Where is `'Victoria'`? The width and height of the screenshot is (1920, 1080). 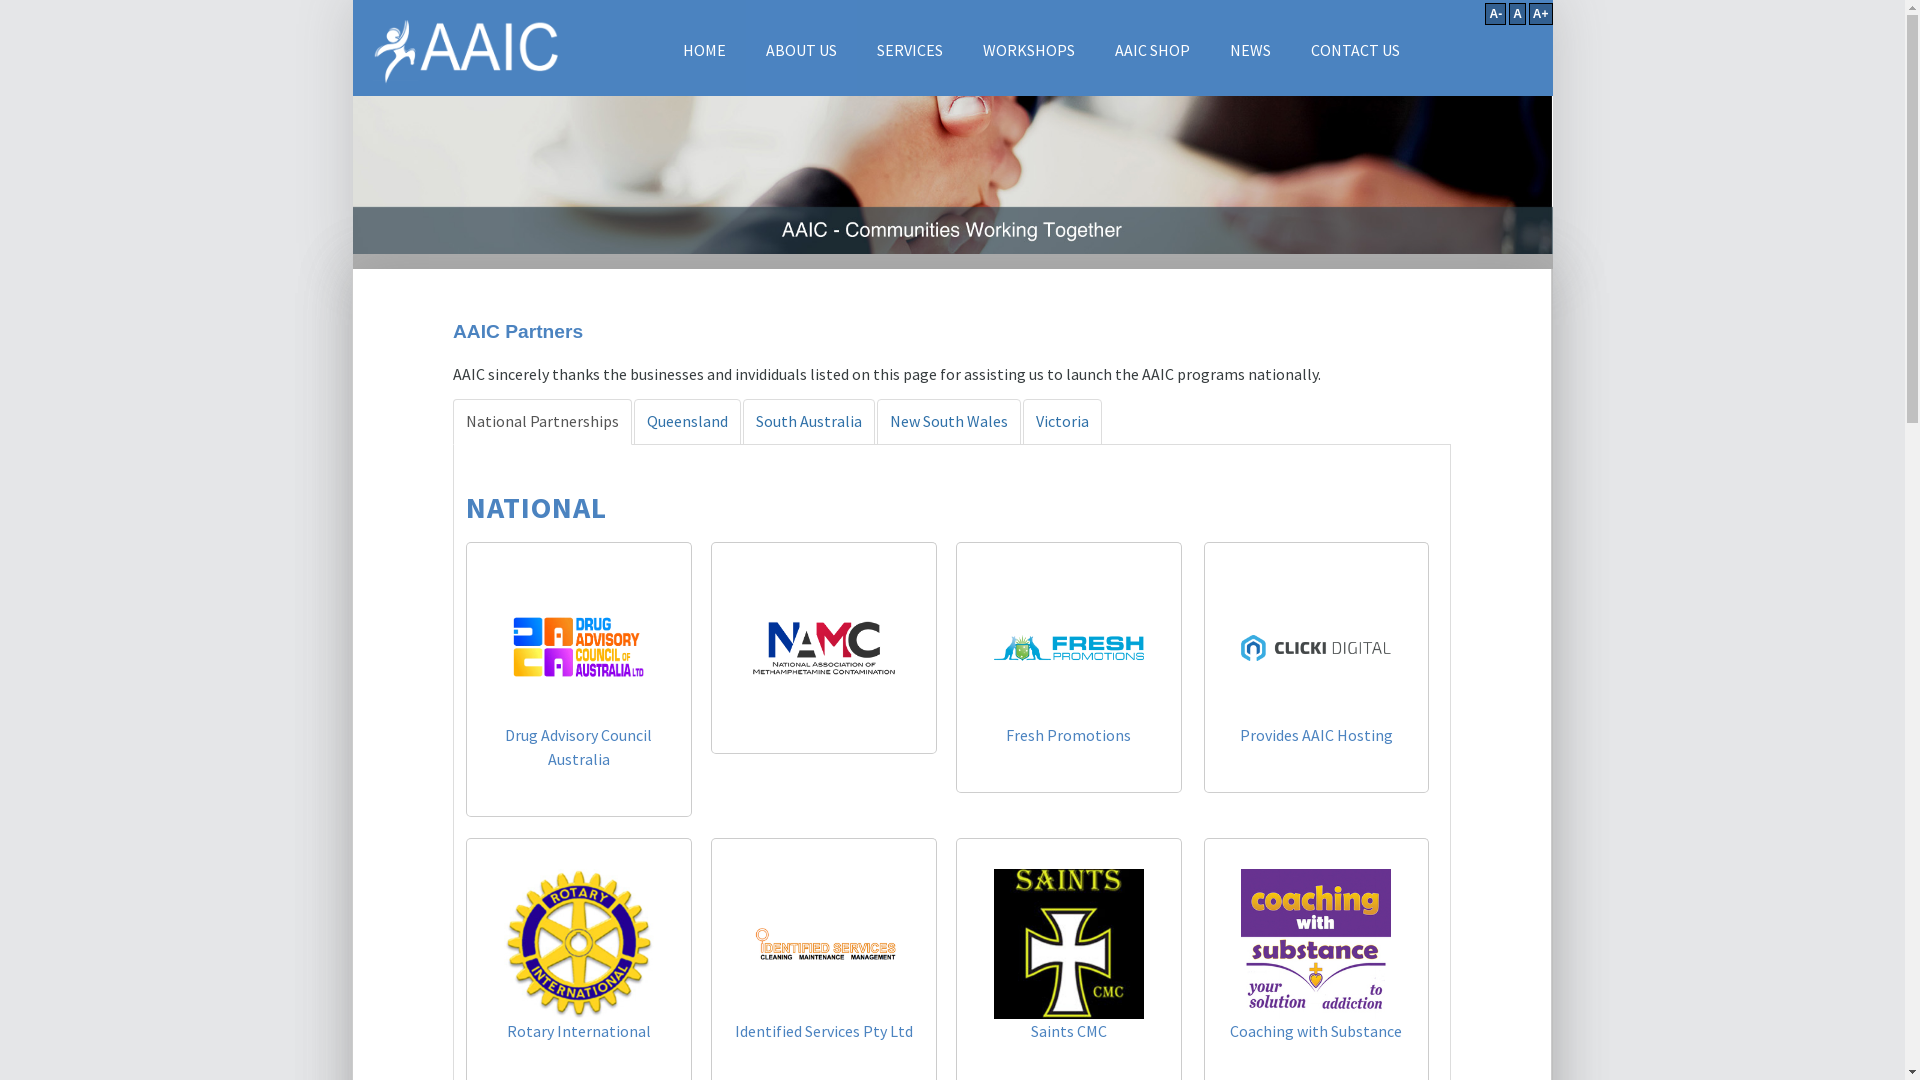 'Victoria' is located at coordinates (1061, 420).